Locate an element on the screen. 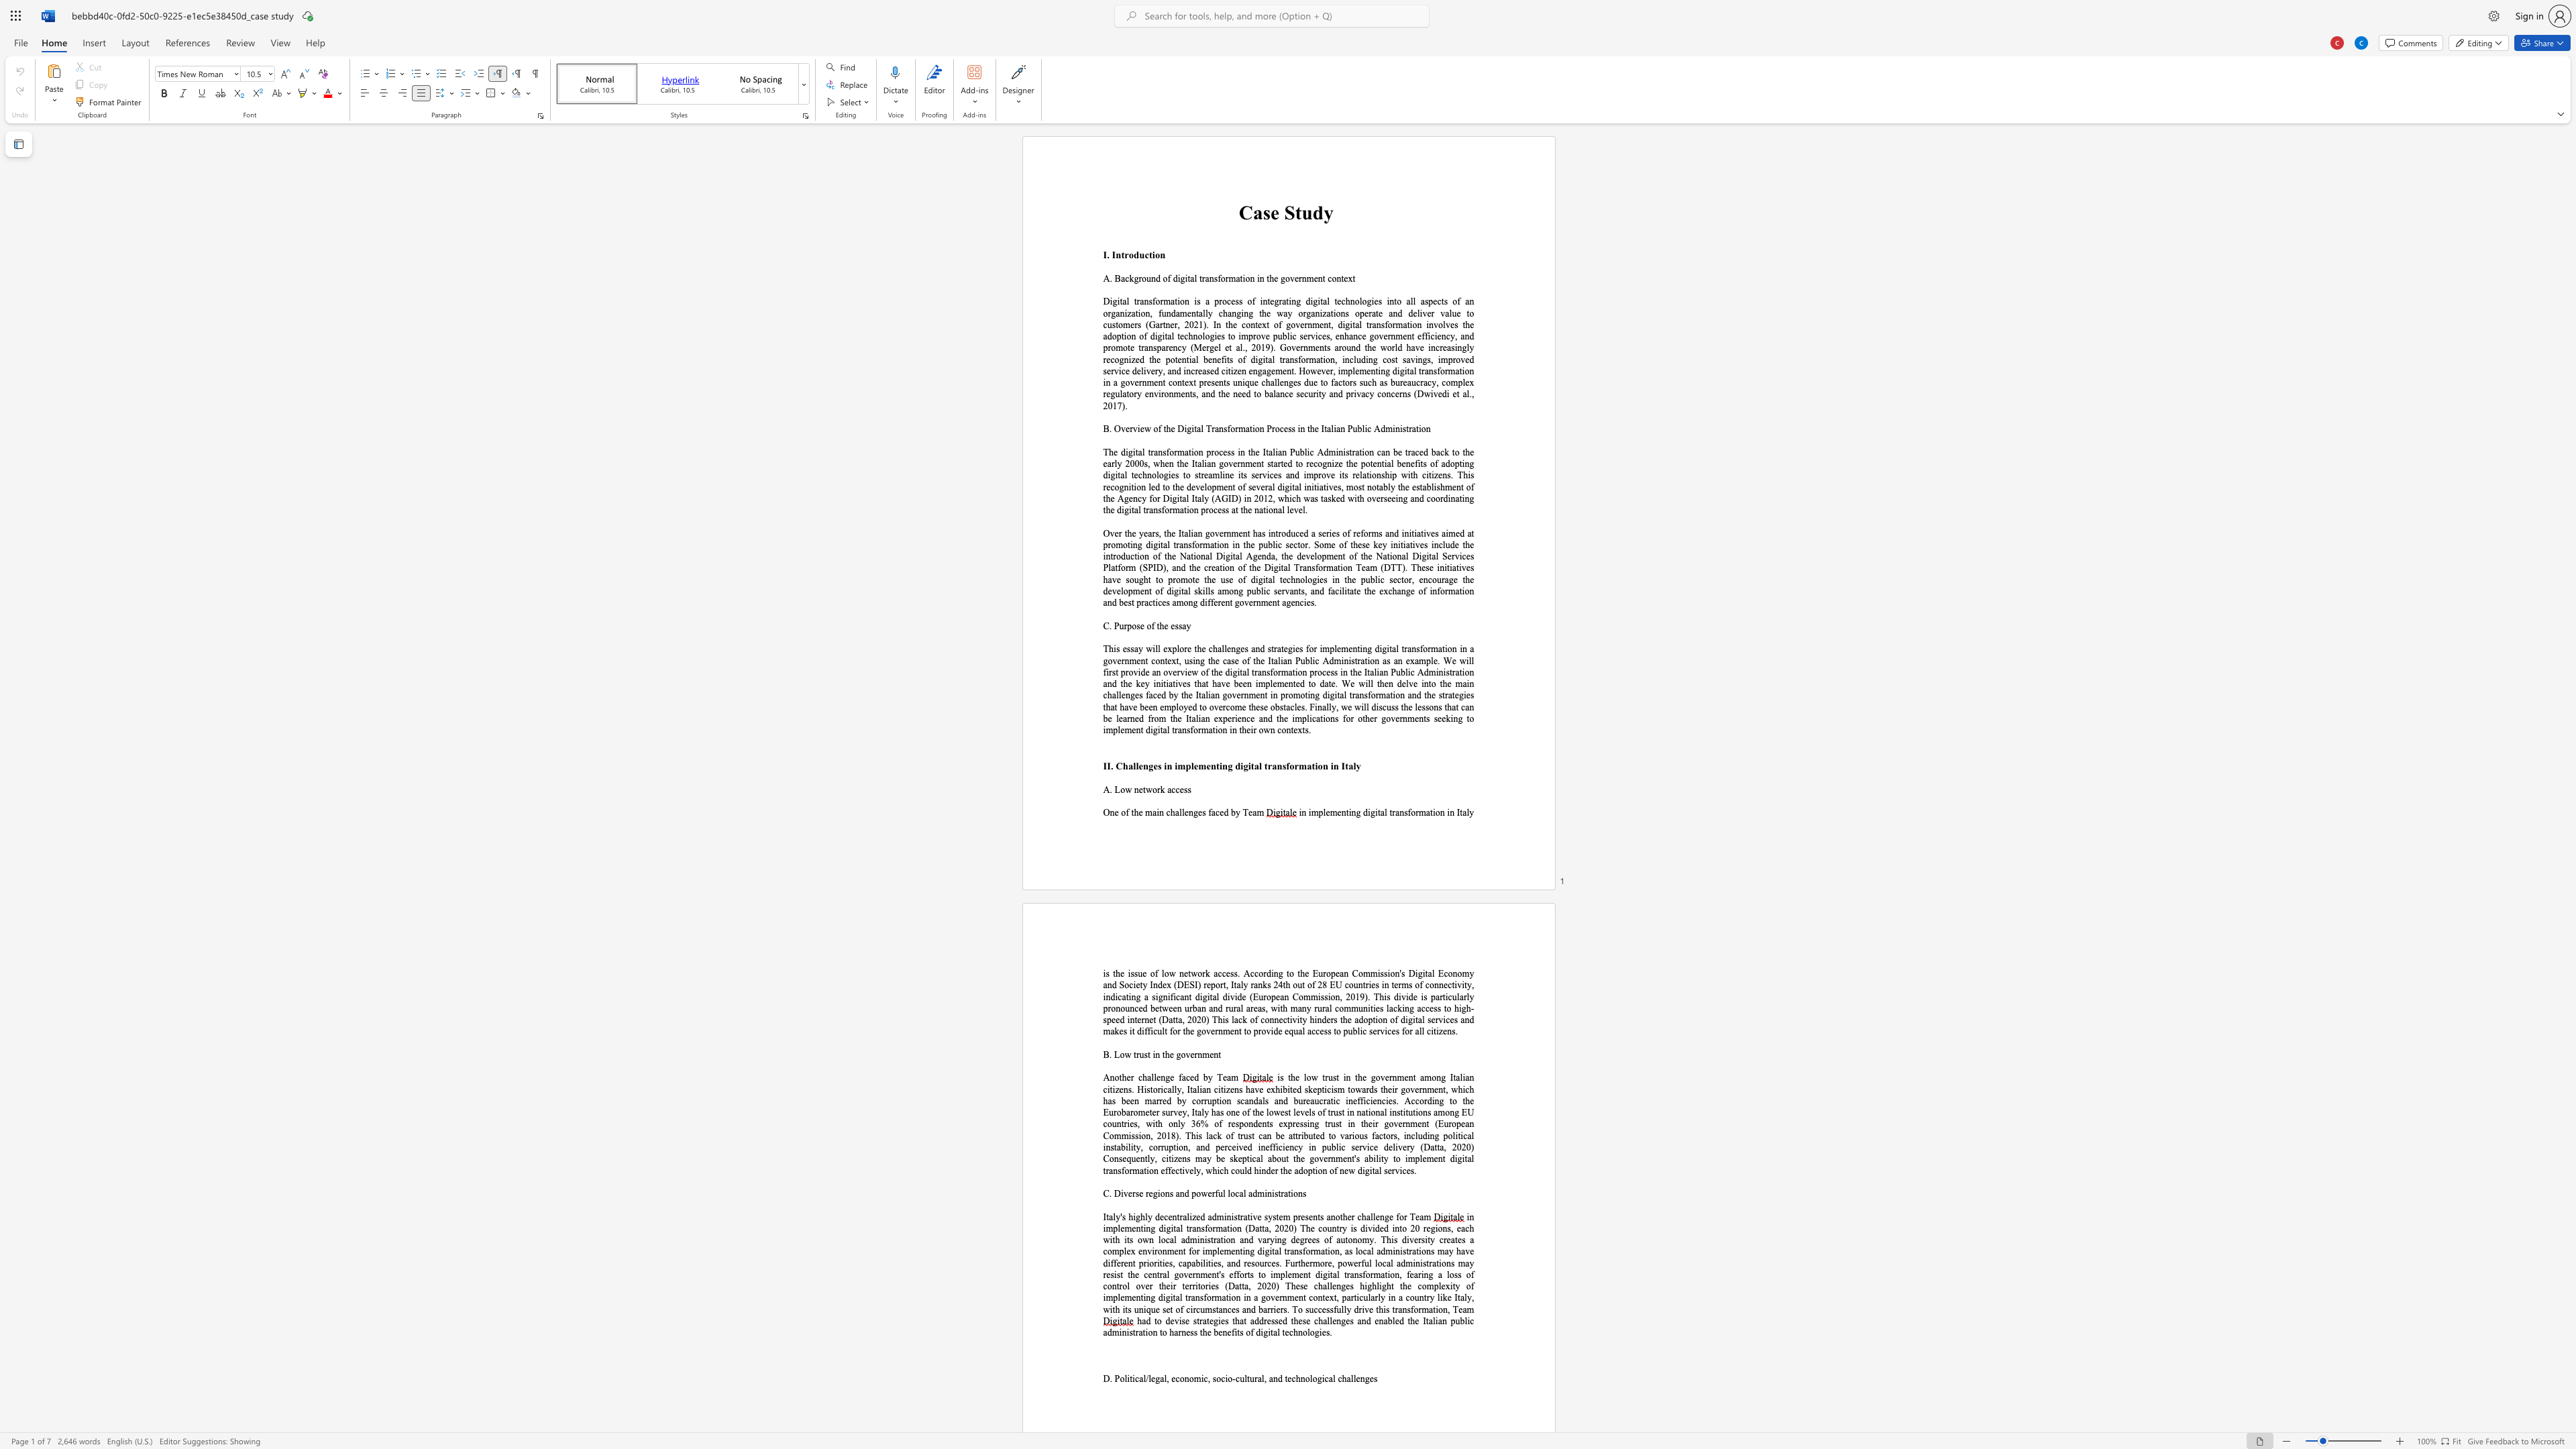  the 2th character "s" in the text is located at coordinates (1395, 1134).